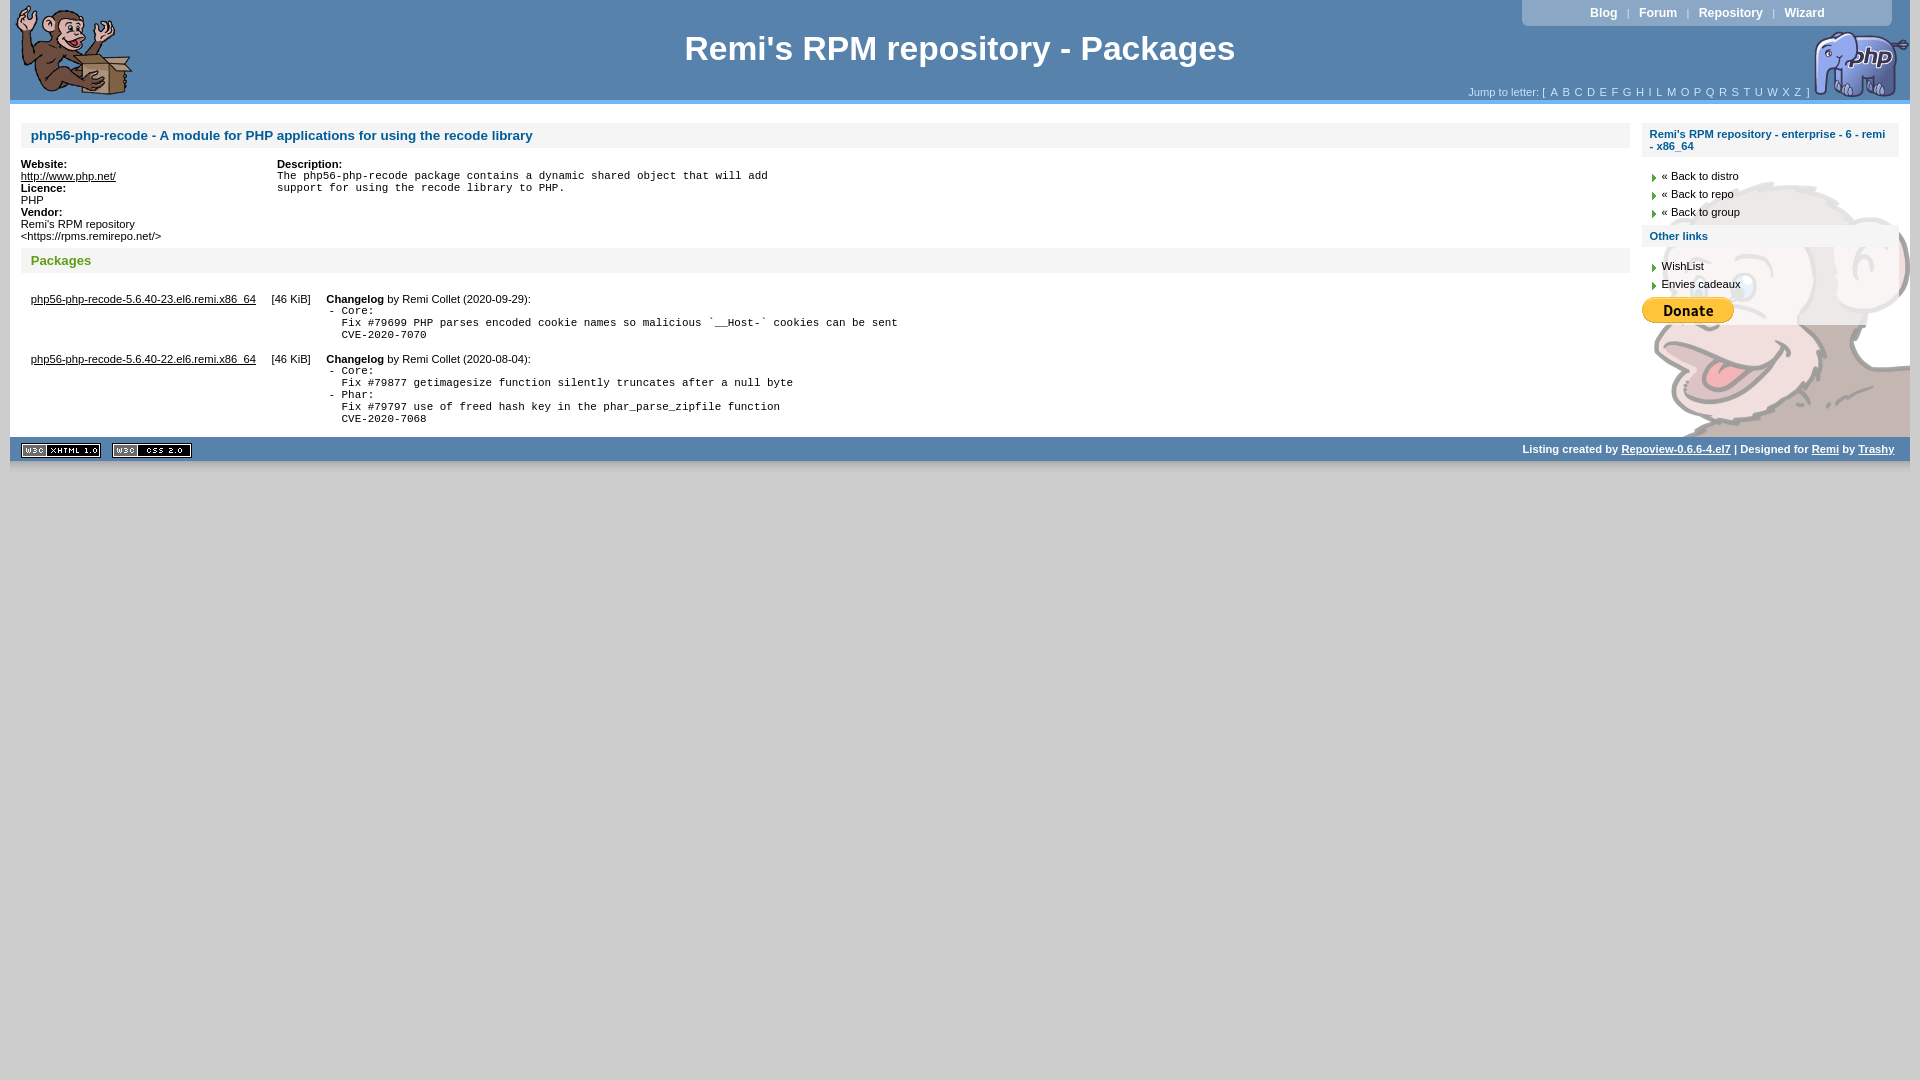 This screenshot has width=1920, height=1080. Describe the element at coordinates (1804, 12) in the screenshot. I see `'Wizard'` at that location.